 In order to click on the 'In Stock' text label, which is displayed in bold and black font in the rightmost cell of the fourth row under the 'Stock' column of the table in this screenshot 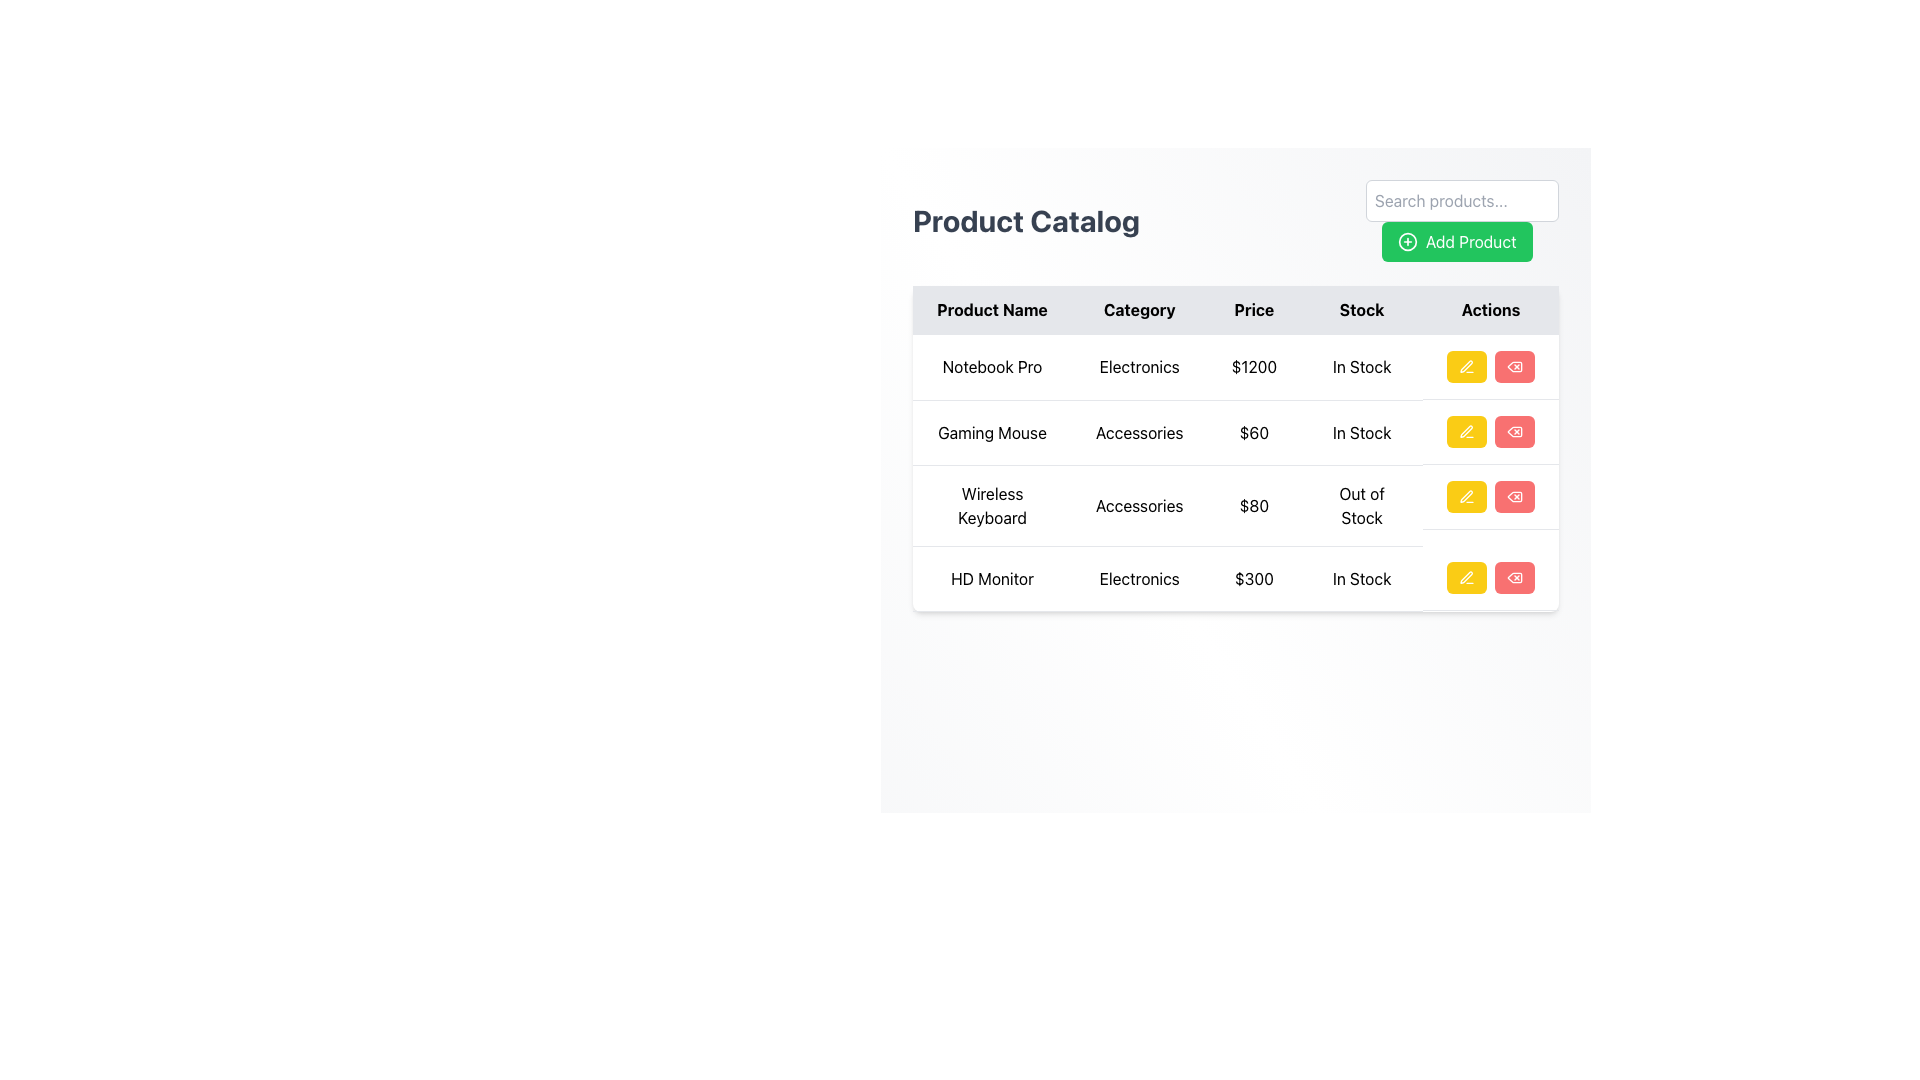, I will do `click(1361, 578)`.